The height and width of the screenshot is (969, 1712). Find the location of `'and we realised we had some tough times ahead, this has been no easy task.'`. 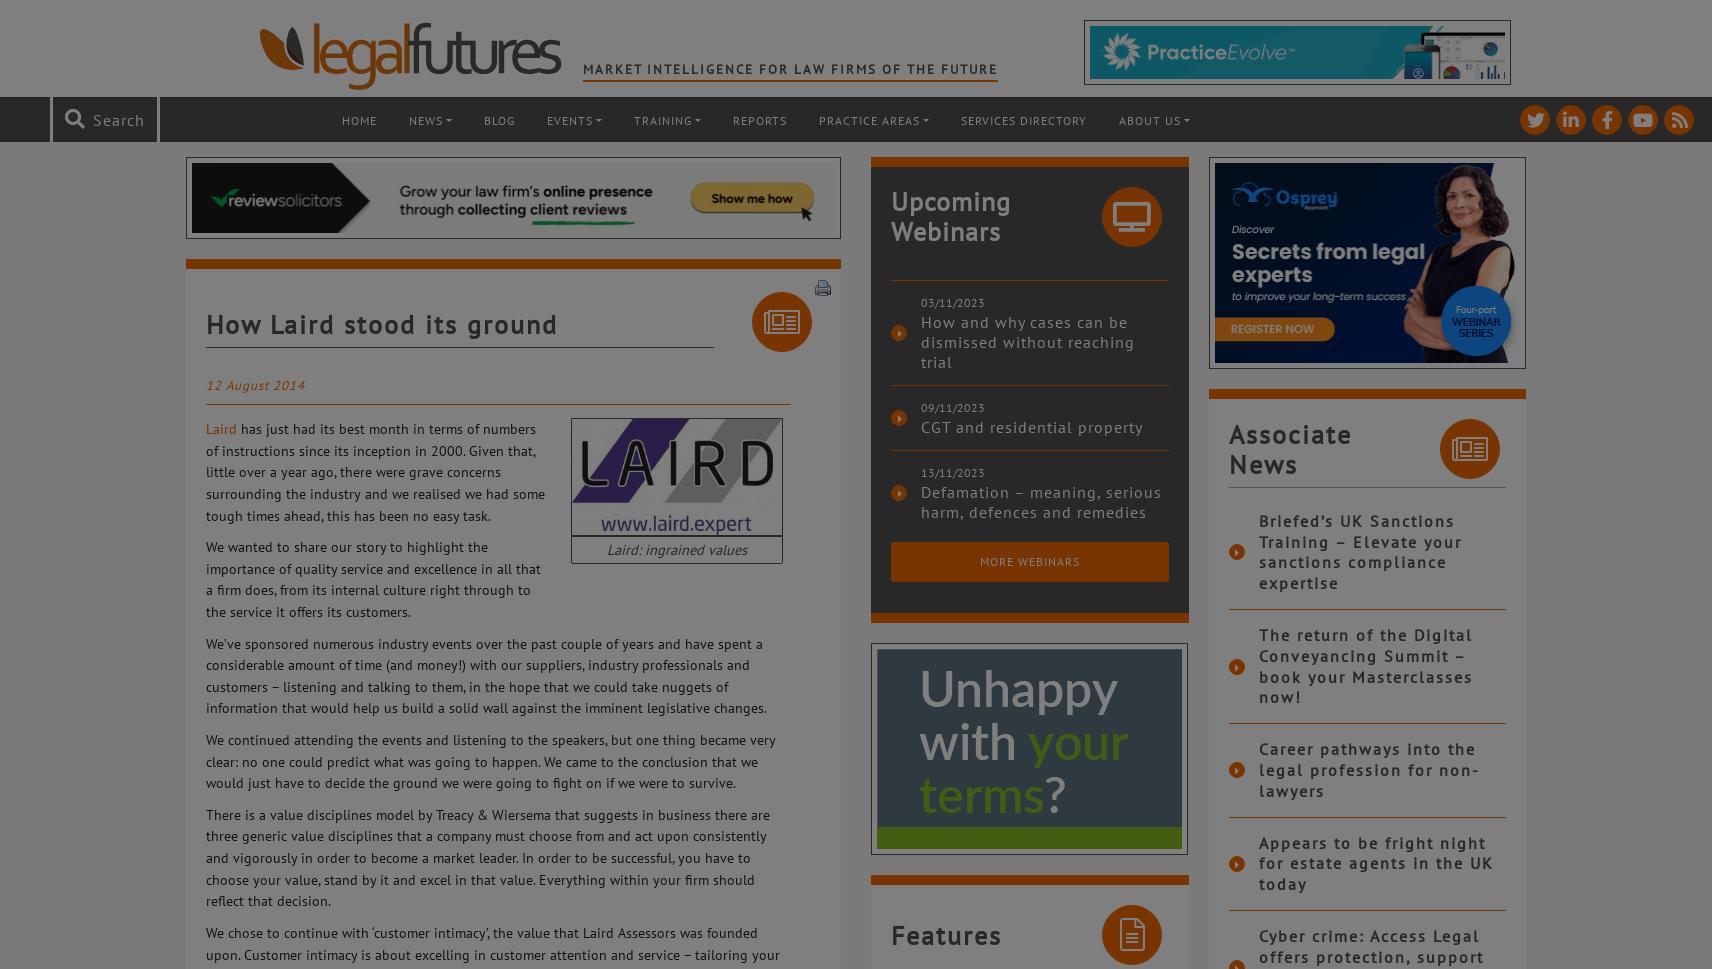

'and we realised we had some tough times ahead, this has been no easy task.' is located at coordinates (375, 502).